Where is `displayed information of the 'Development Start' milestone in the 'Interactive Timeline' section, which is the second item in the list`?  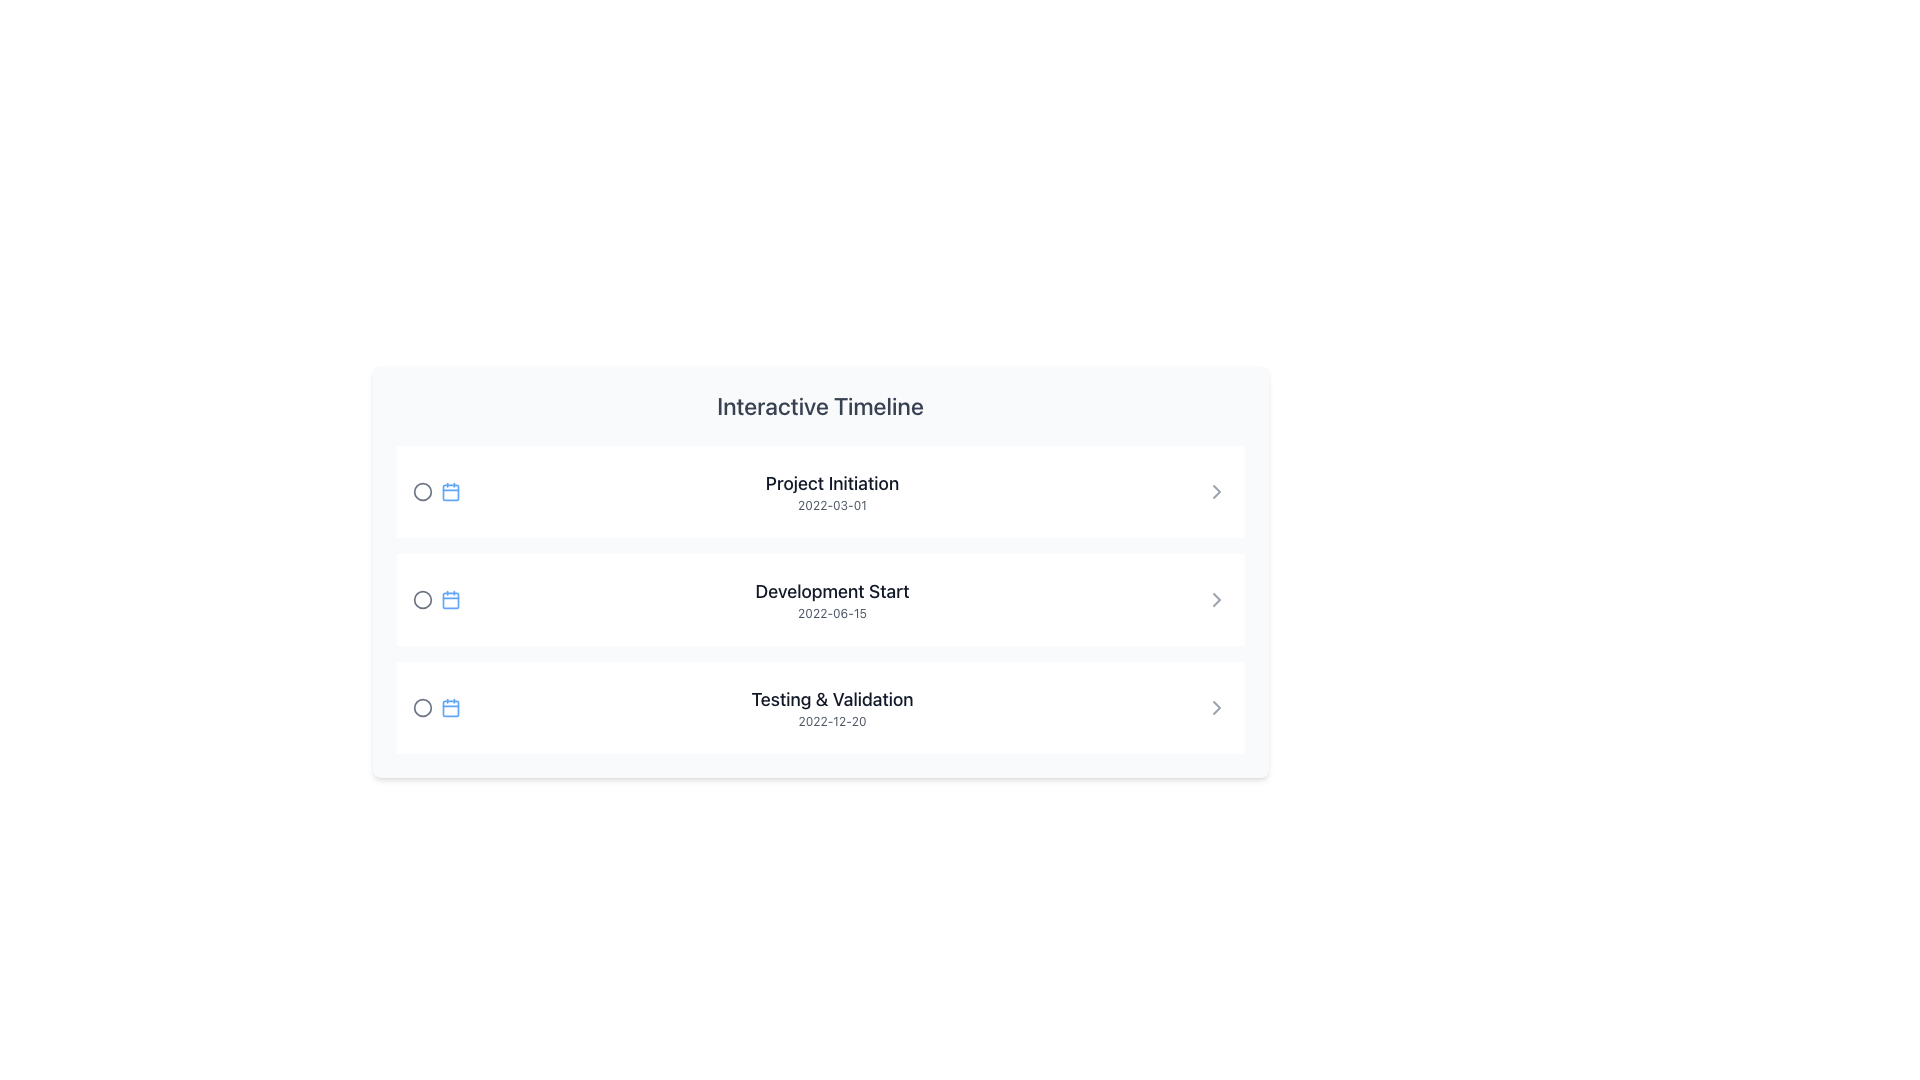 displayed information of the 'Development Start' milestone in the 'Interactive Timeline' section, which is the second item in the list is located at coordinates (832, 599).